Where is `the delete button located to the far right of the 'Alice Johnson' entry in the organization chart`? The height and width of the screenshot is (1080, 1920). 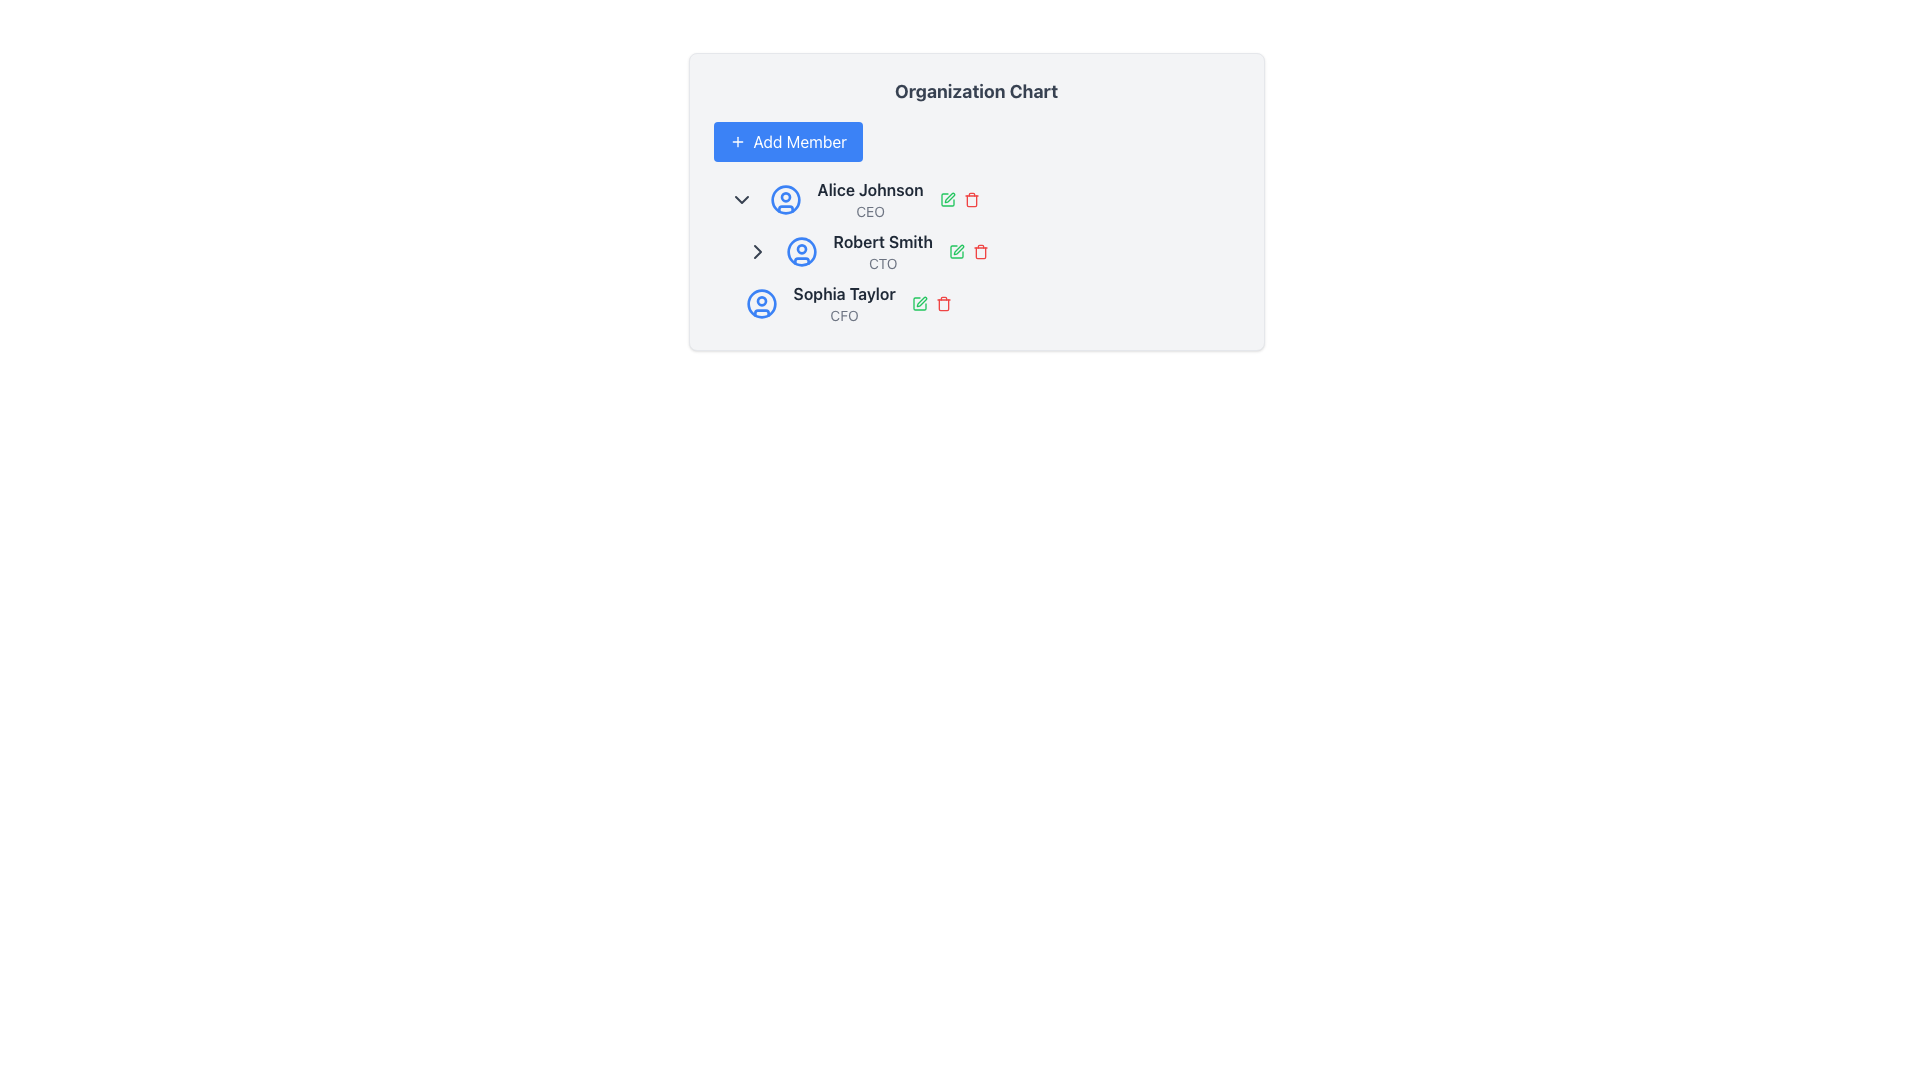 the delete button located to the far right of the 'Alice Johnson' entry in the organization chart is located at coordinates (971, 200).